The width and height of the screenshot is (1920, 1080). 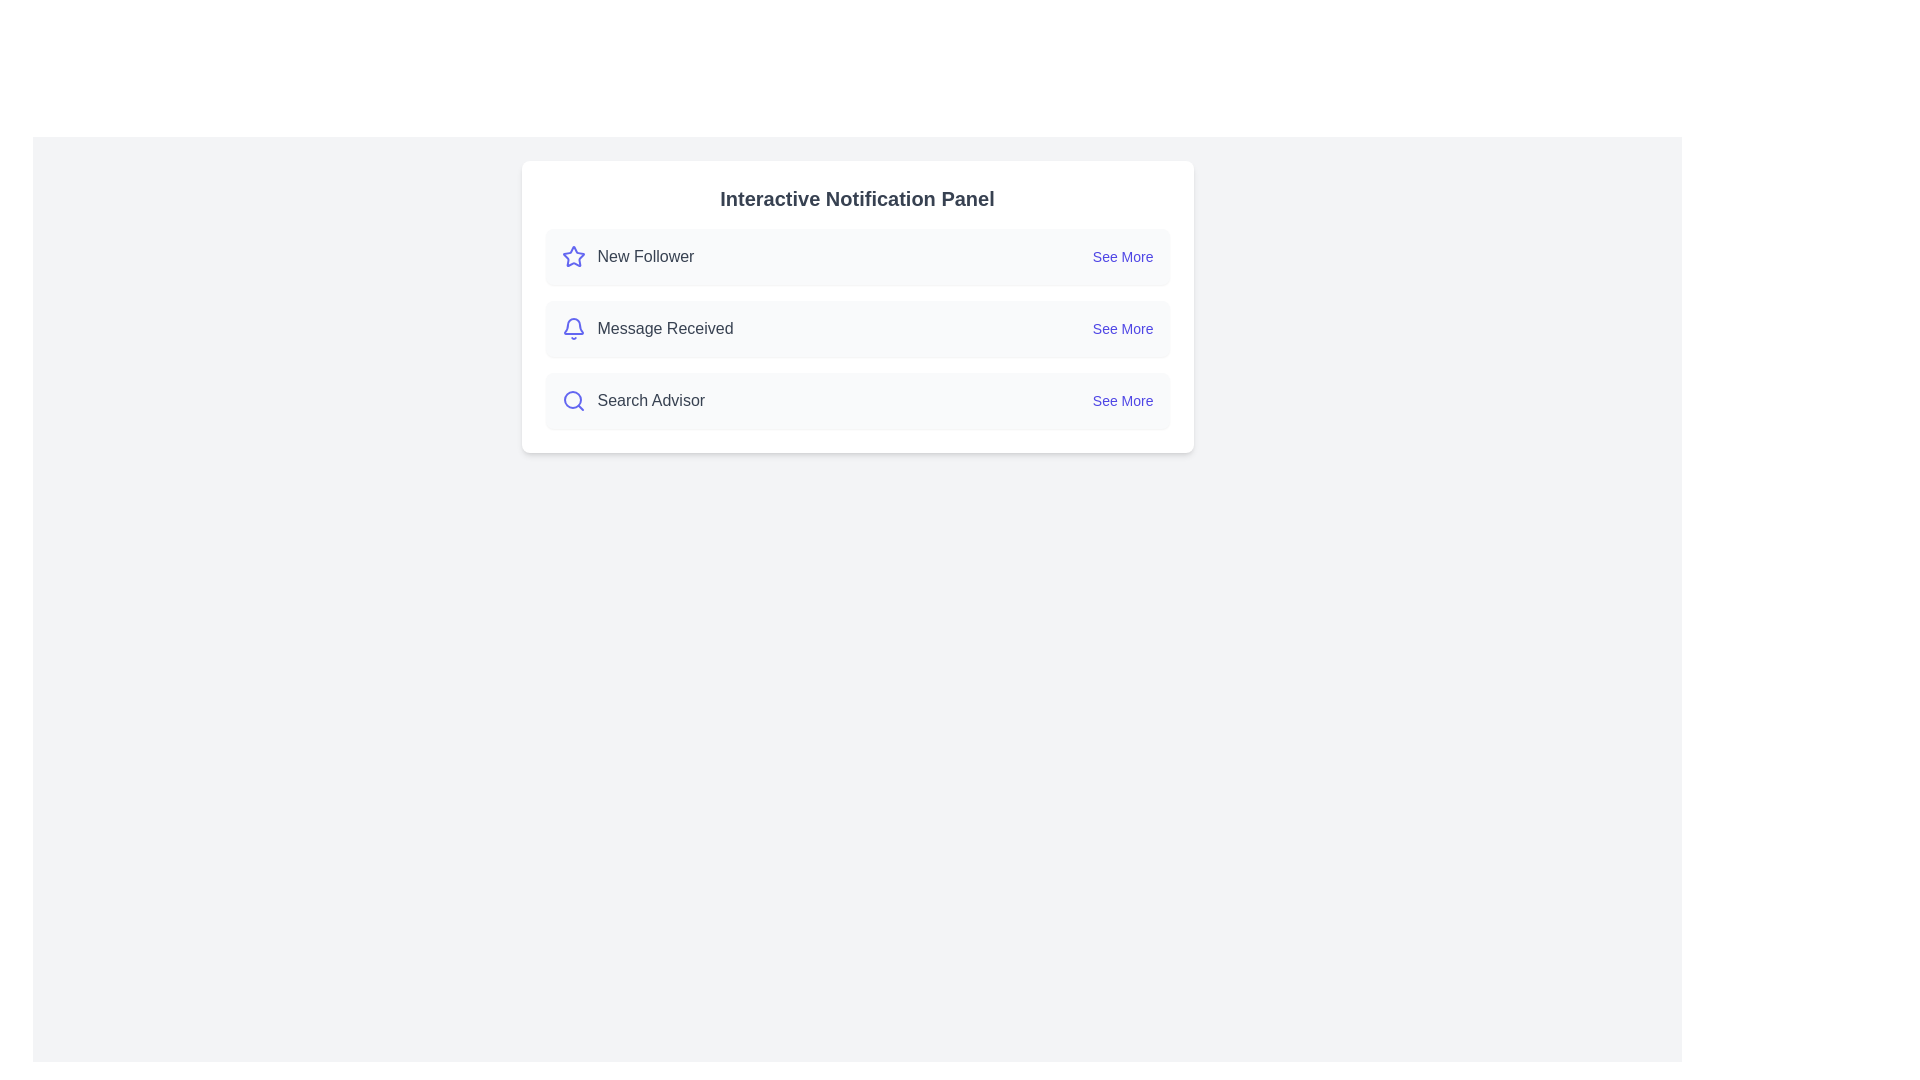 I want to click on the first notification entry indicating a new follower, which contains an interactive 'See More' link, so click(x=857, y=256).